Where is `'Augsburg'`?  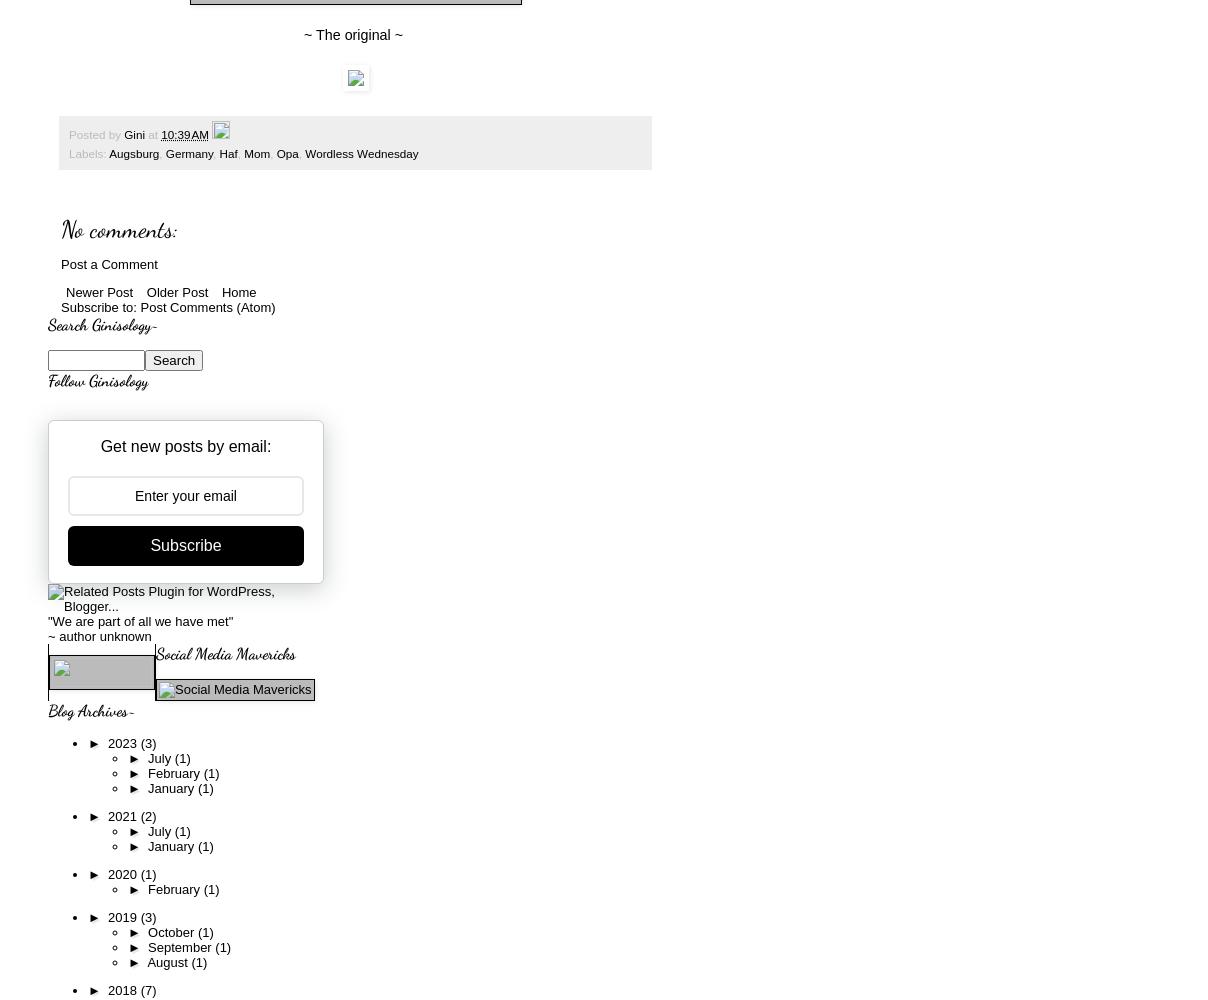
'Augsburg' is located at coordinates (132, 153).